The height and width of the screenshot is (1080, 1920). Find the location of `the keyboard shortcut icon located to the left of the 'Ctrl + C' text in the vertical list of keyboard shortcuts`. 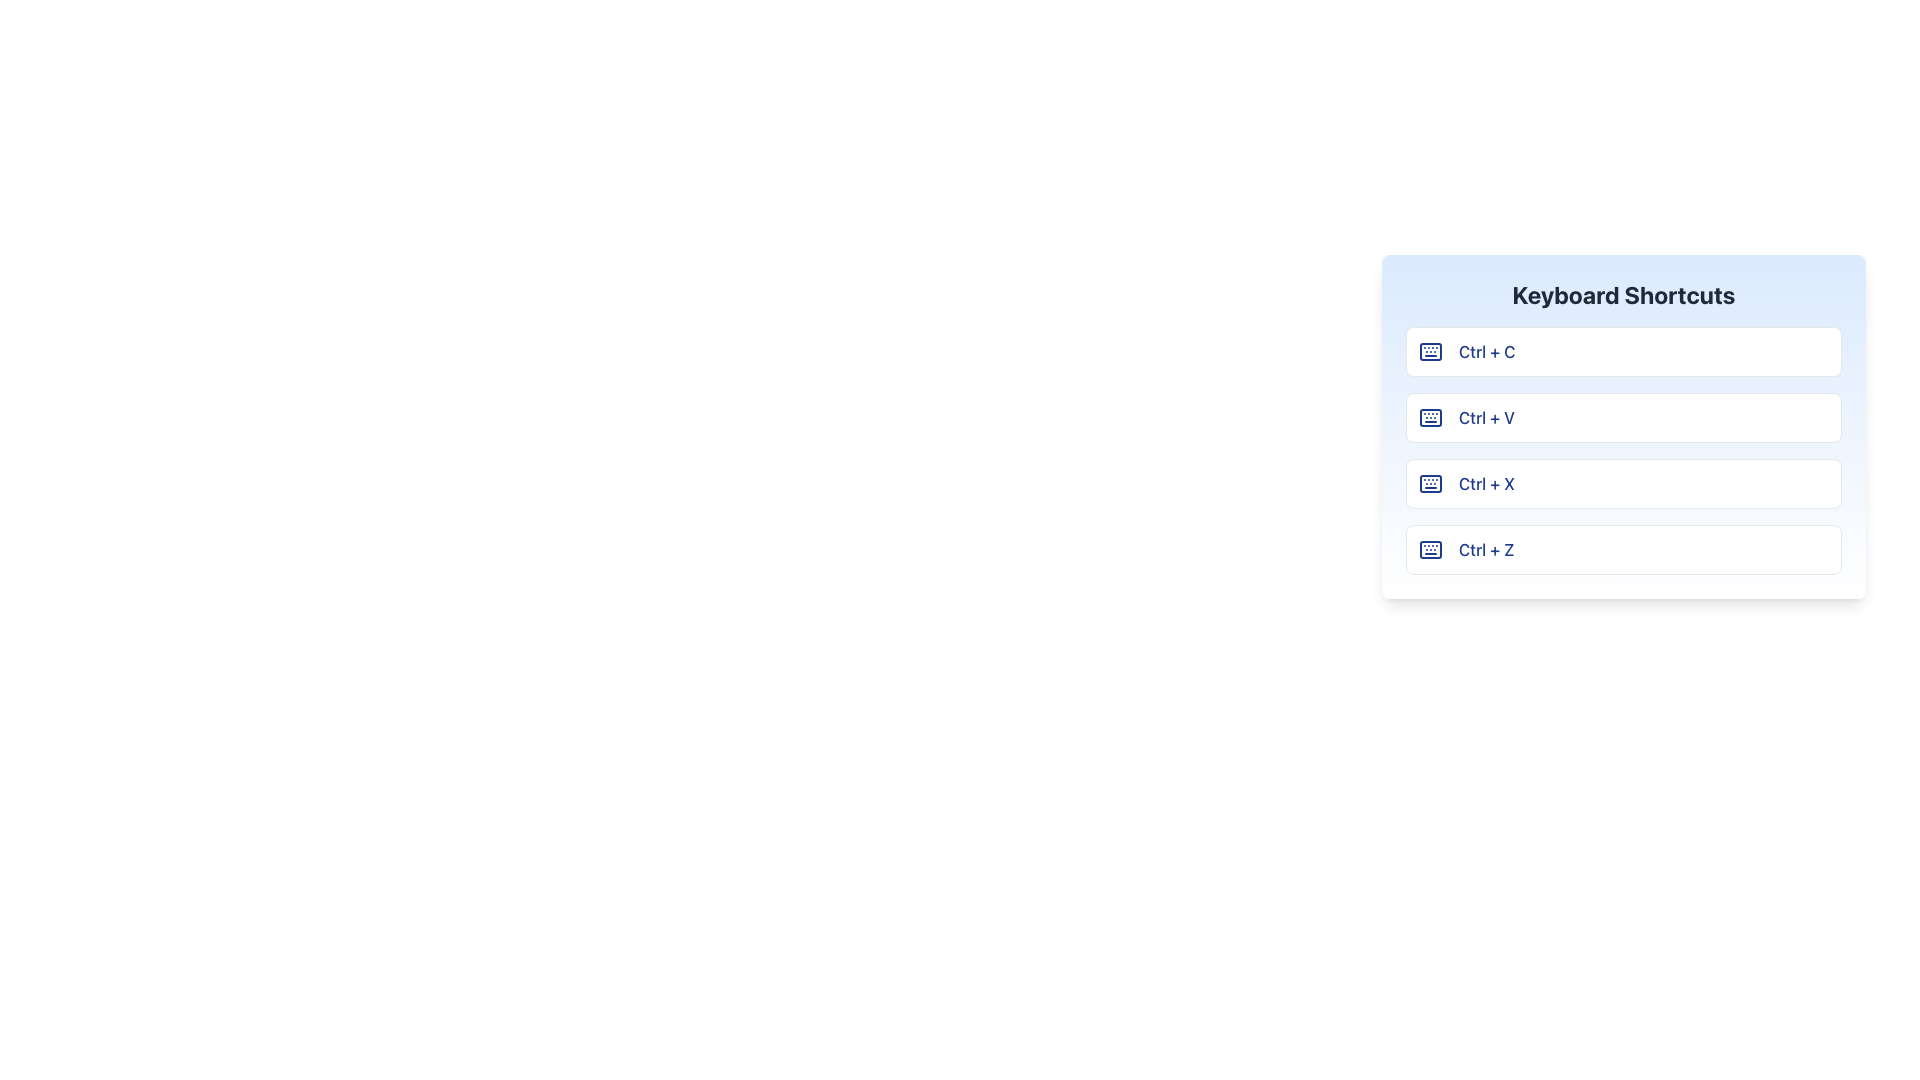

the keyboard shortcut icon located to the left of the 'Ctrl + C' text in the vertical list of keyboard shortcuts is located at coordinates (1429, 350).